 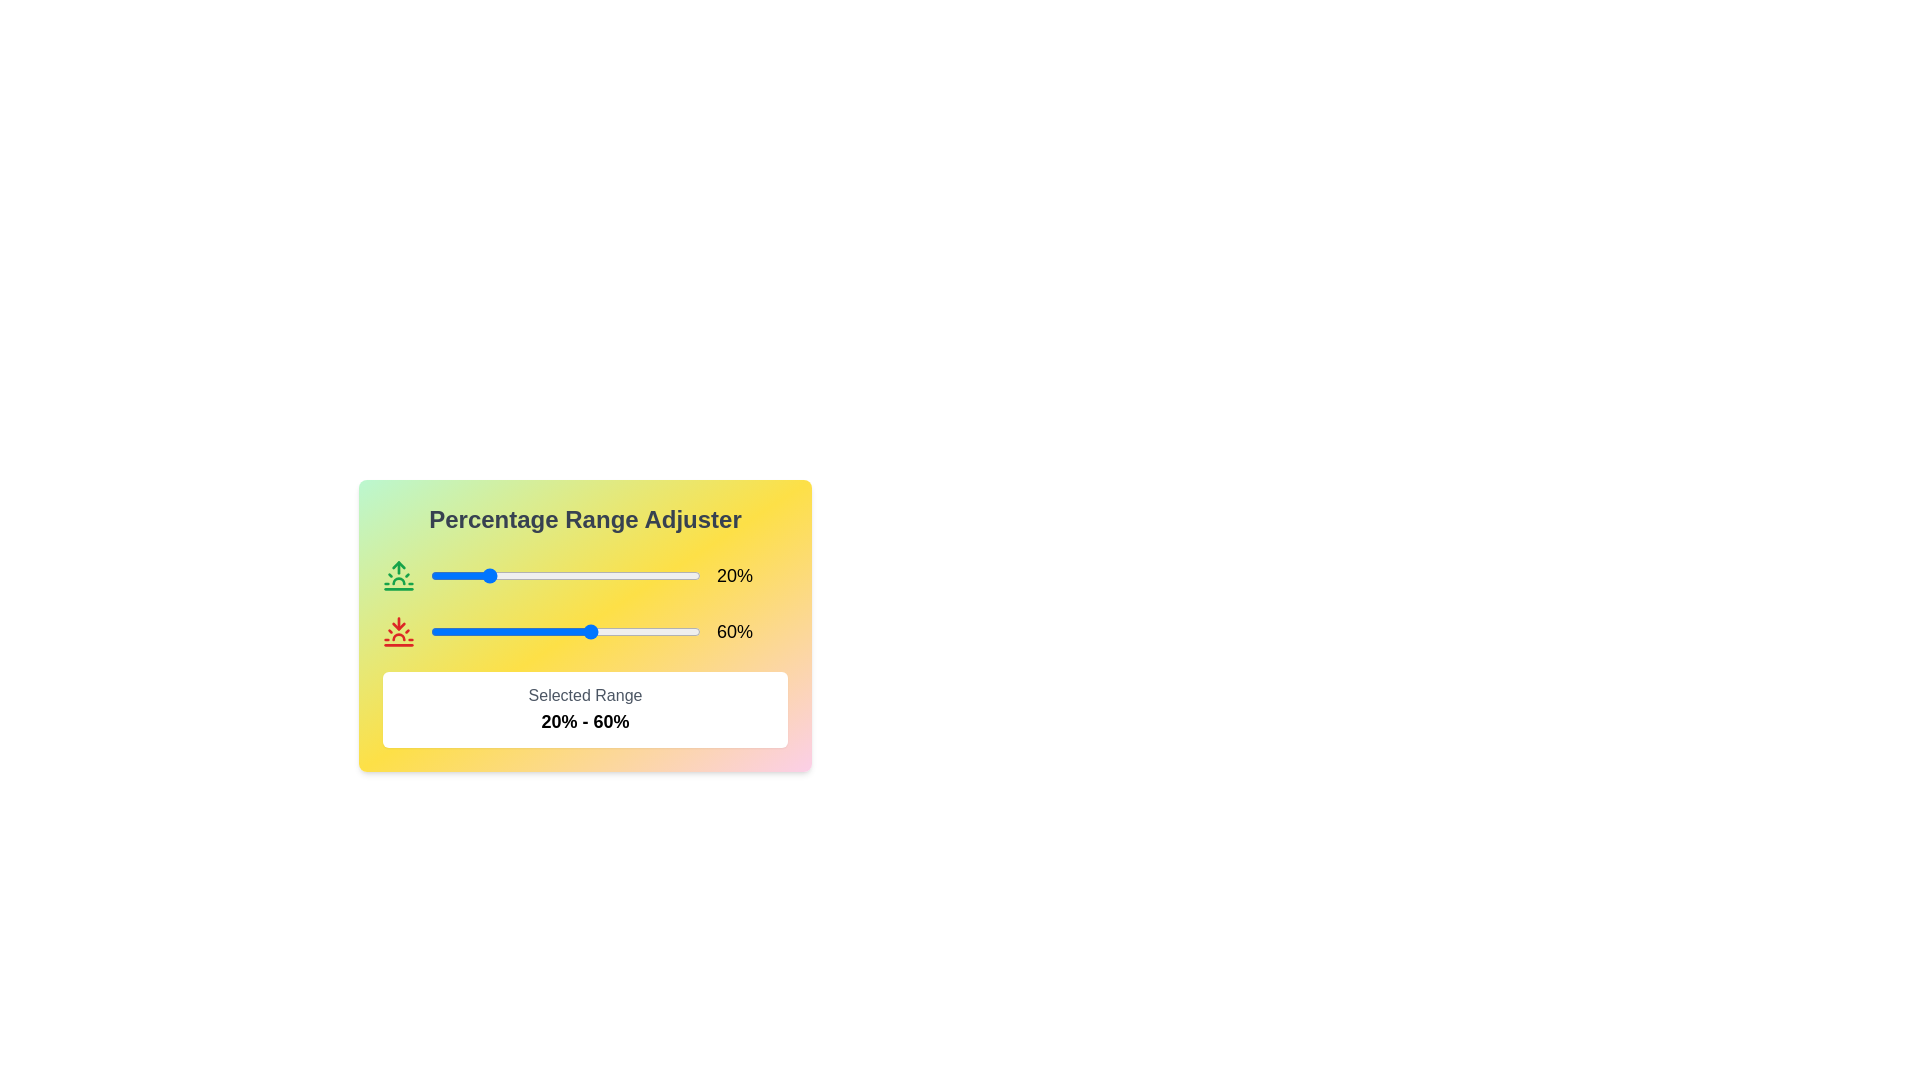 What do you see at coordinates (594, 632) in the screenshot?
I see `the slider` at bounding box center [594, 632].